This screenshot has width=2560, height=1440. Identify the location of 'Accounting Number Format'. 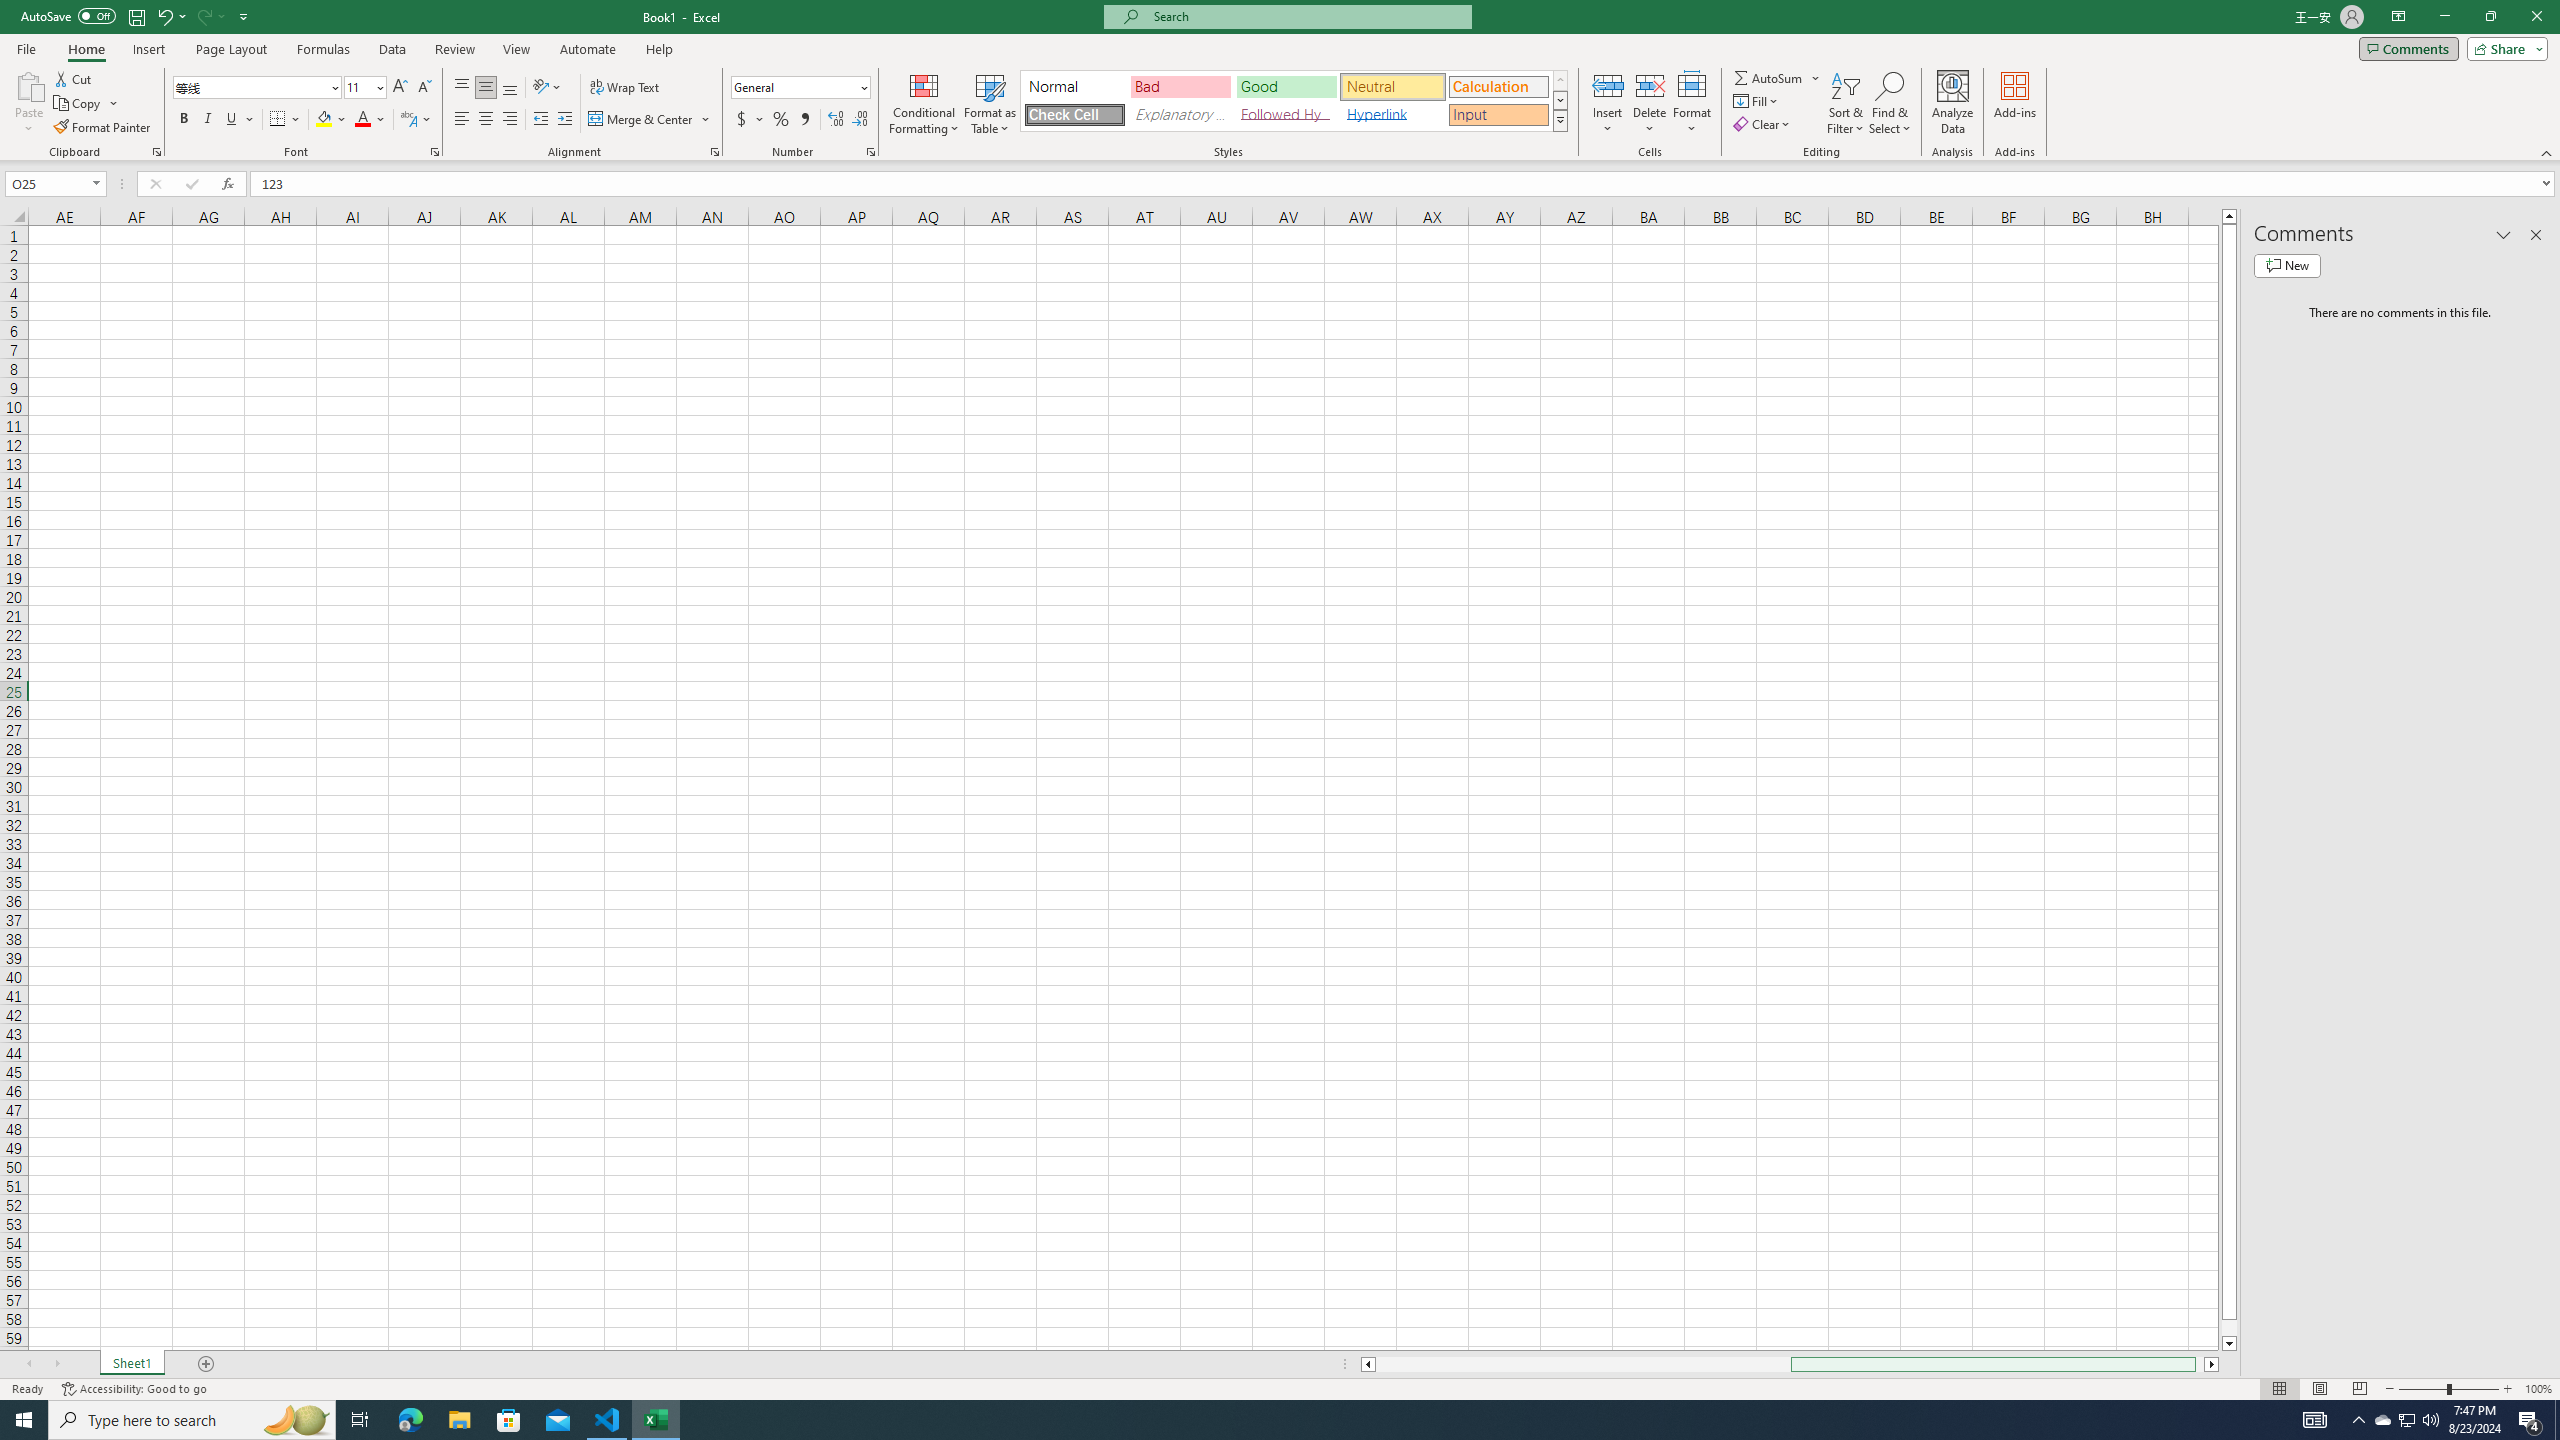
(750, 118).